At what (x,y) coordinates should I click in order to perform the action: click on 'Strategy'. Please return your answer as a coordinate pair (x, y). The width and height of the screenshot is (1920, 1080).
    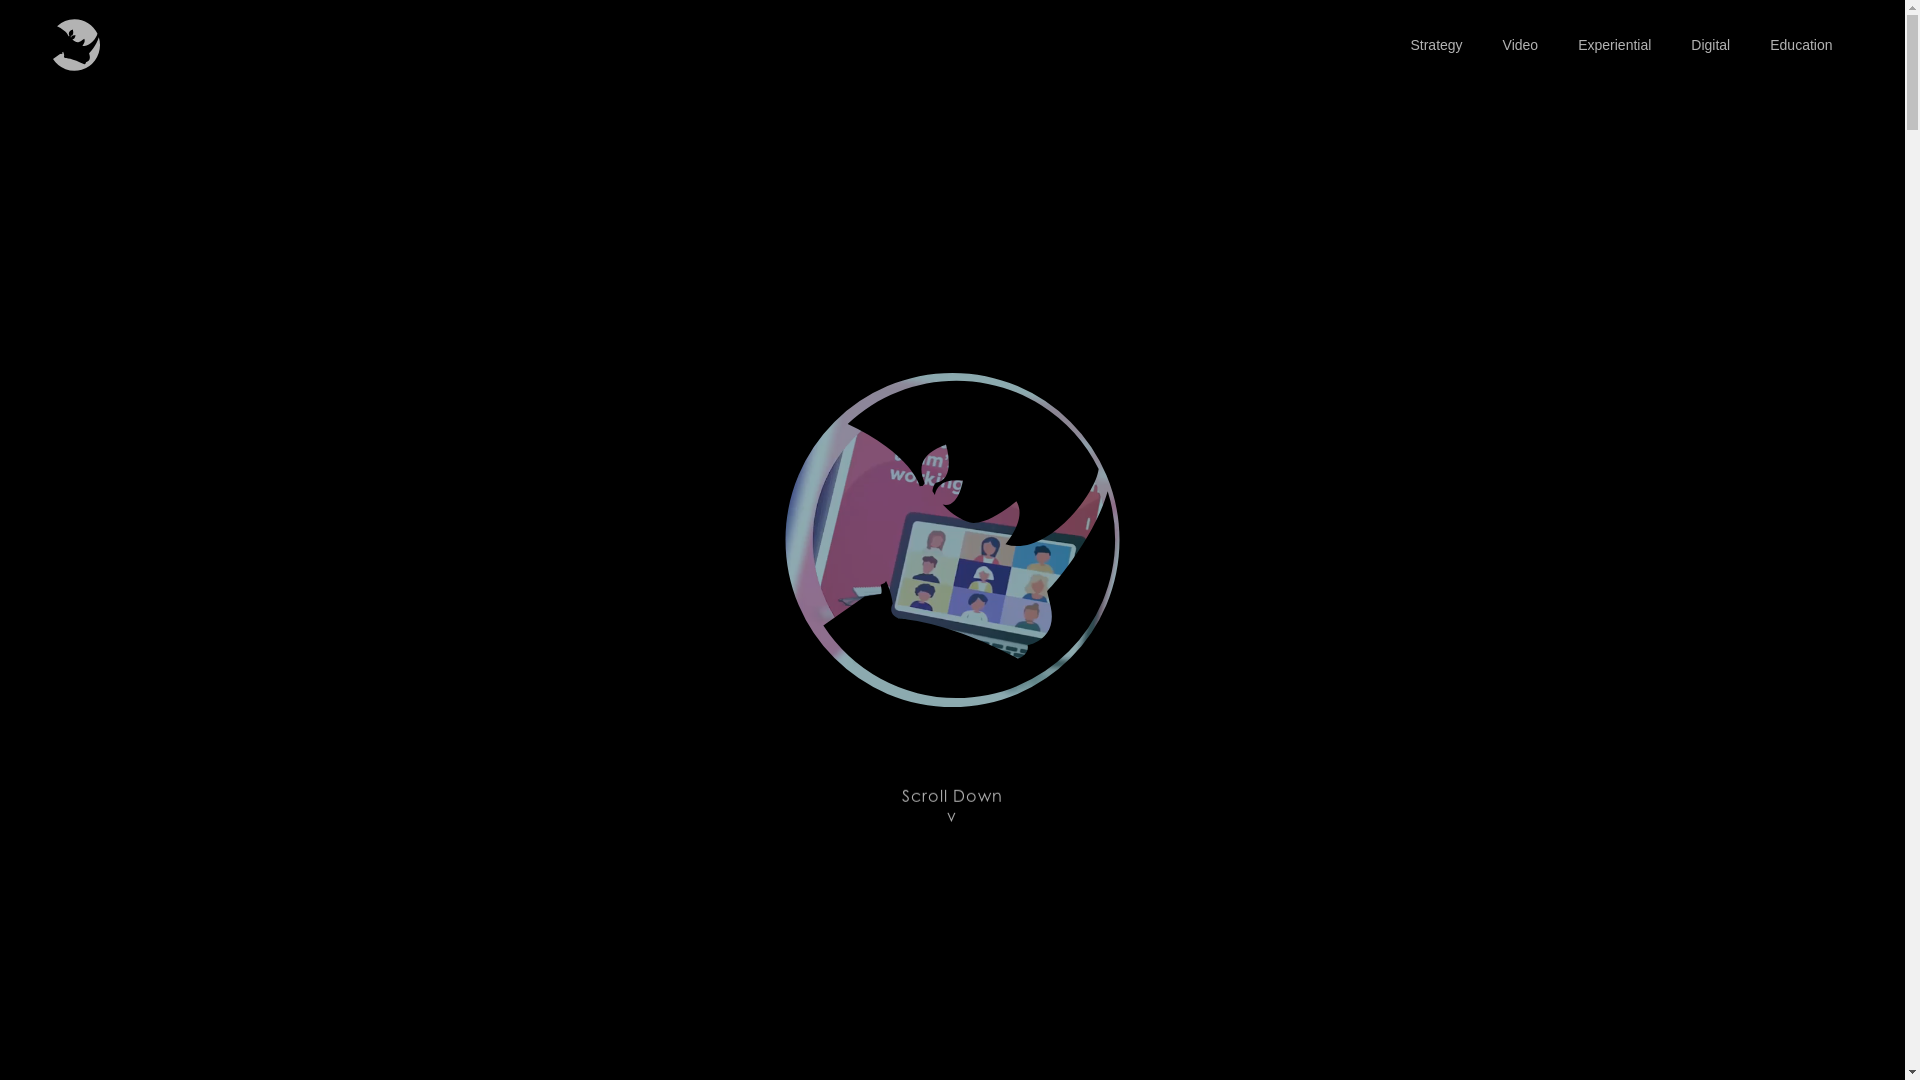
    Looking at the image, I should click on (1434, 45).